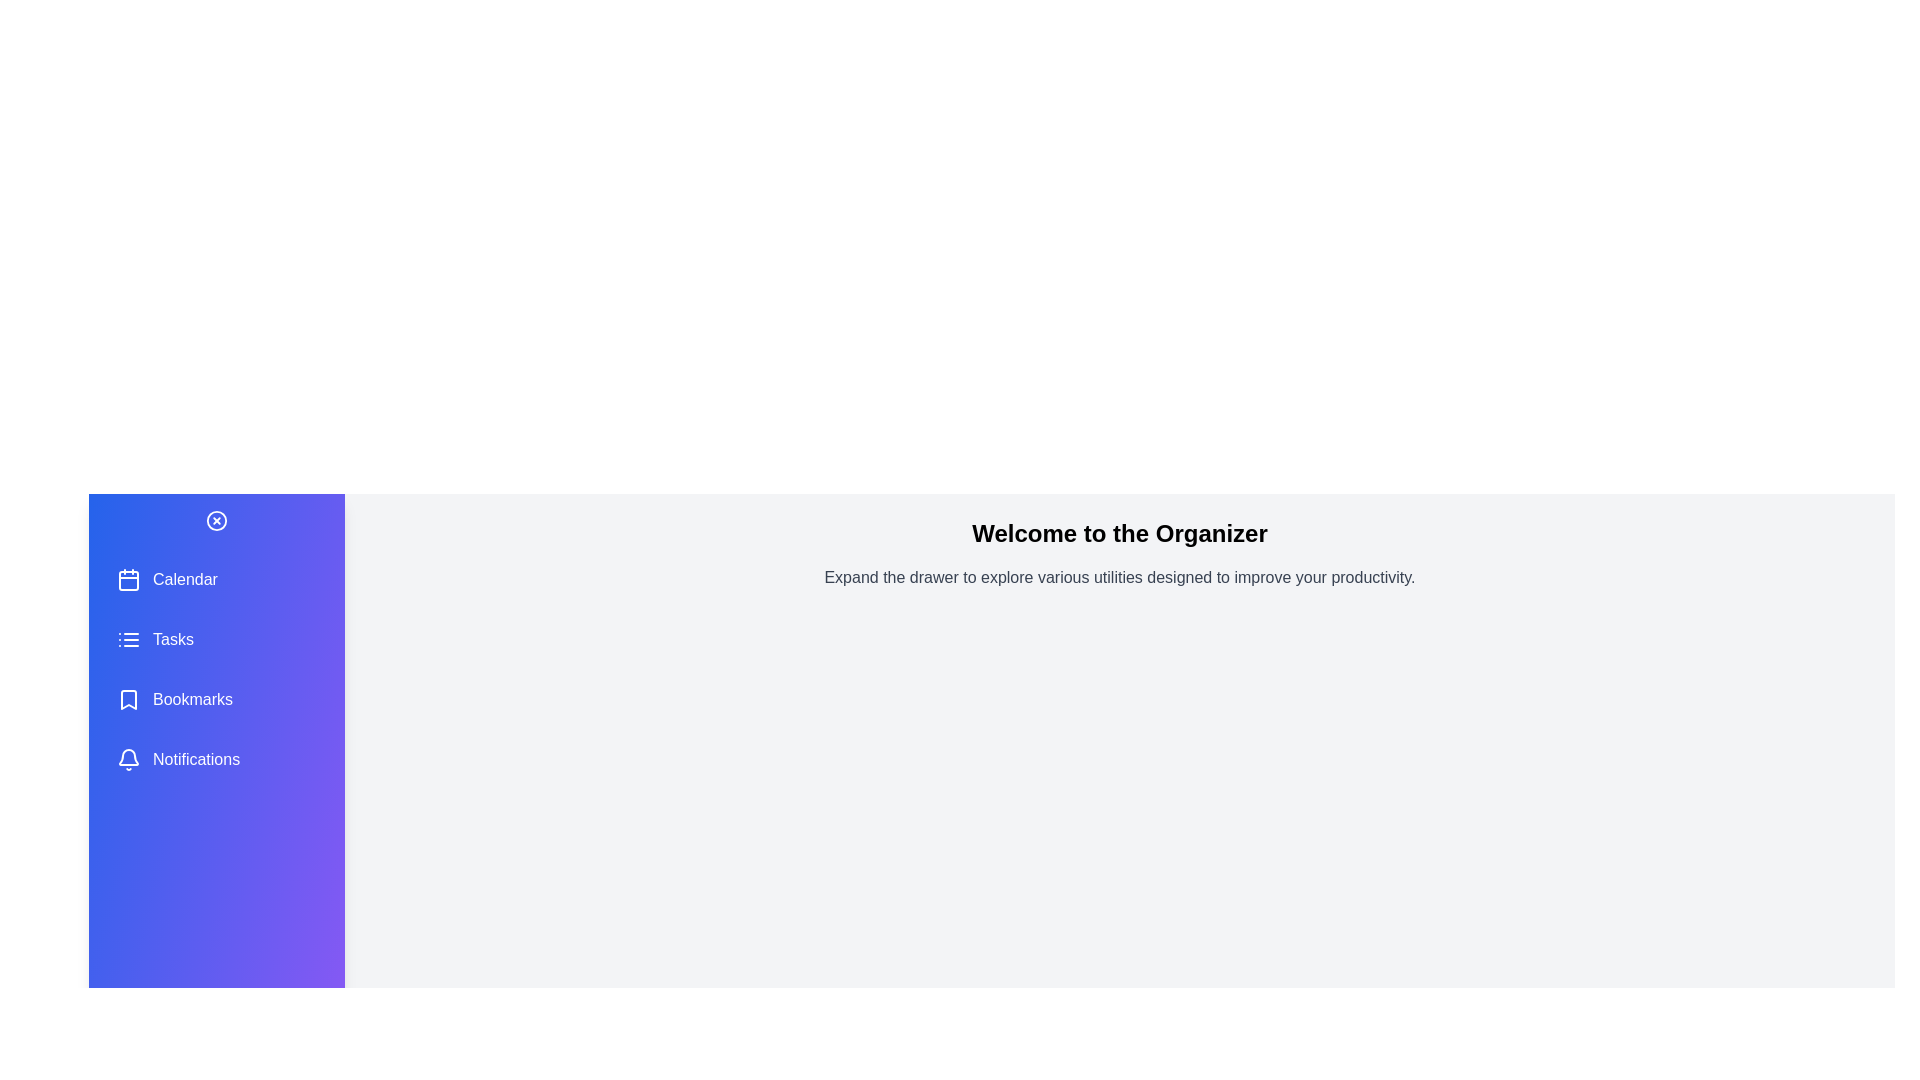 Image resolution: width=1920 pixels, height=1080 pixels. What do you see at coordinates (128, 698) in the screenshot?
I see `the Bookmarks icon in the drawer` at bounding box center [128, 698].